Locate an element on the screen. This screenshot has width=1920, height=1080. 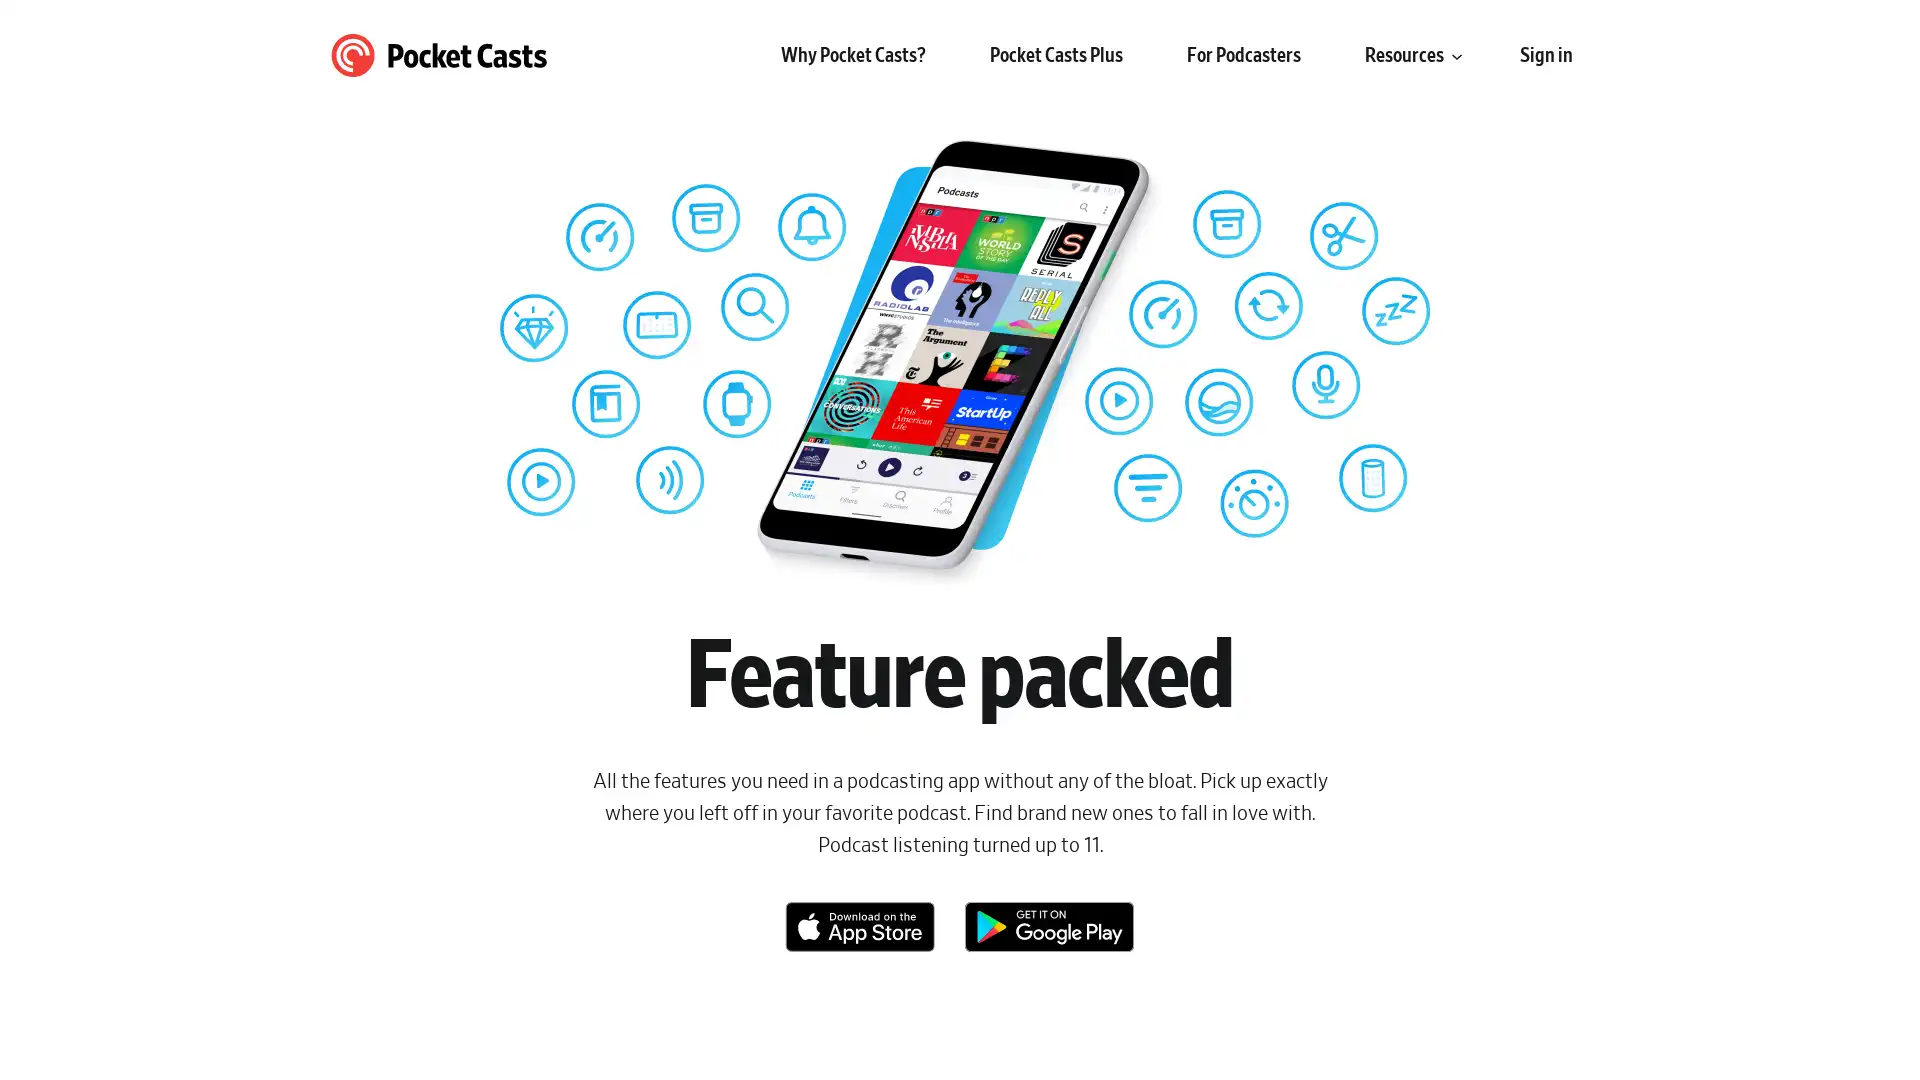
Resources submenu is located at coordinates (1403, 53).